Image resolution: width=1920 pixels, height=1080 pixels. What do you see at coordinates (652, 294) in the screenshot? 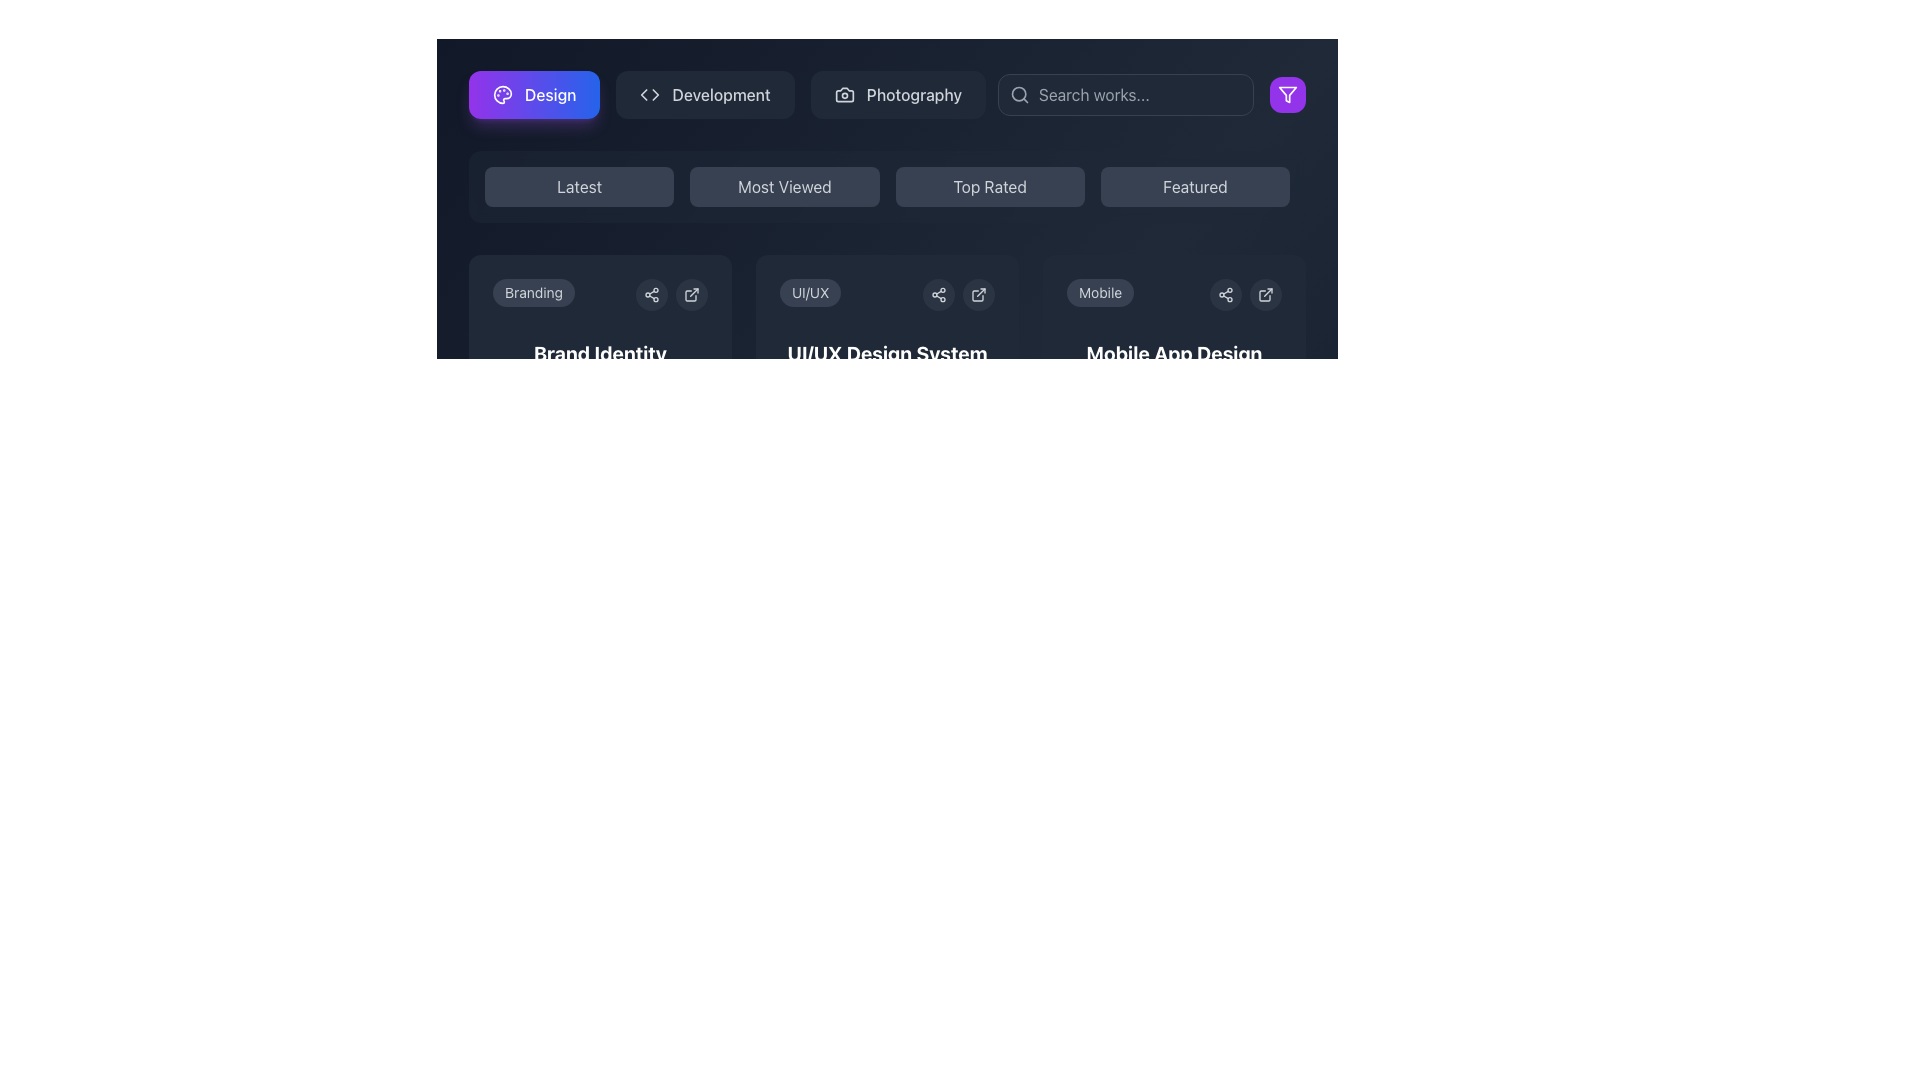
I see `the Share button icon, which is represented by three connected circles overlaid on a semi-transparent dark background, located in the upper right corner of a card-like widget` at bounding box center [652, 294].